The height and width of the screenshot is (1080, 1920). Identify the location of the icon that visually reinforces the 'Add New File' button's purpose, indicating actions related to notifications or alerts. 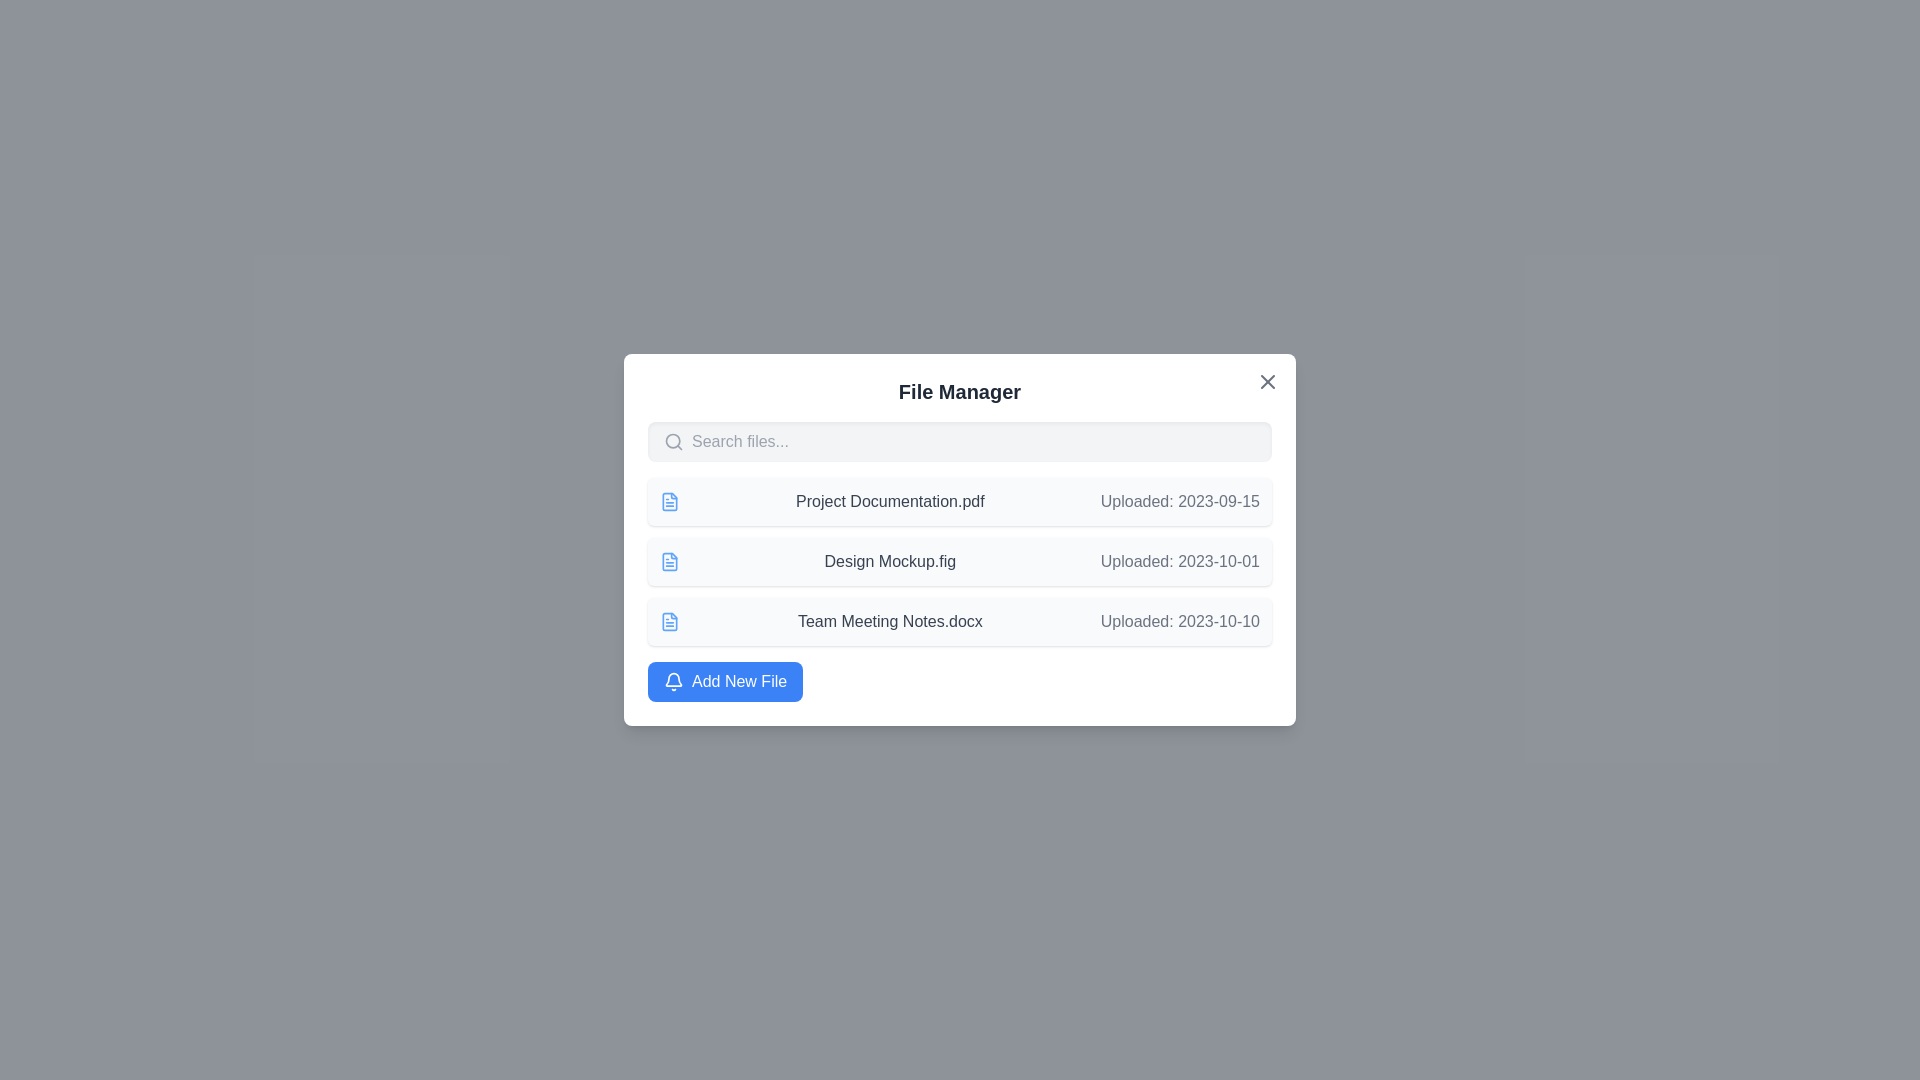
(673, 681).